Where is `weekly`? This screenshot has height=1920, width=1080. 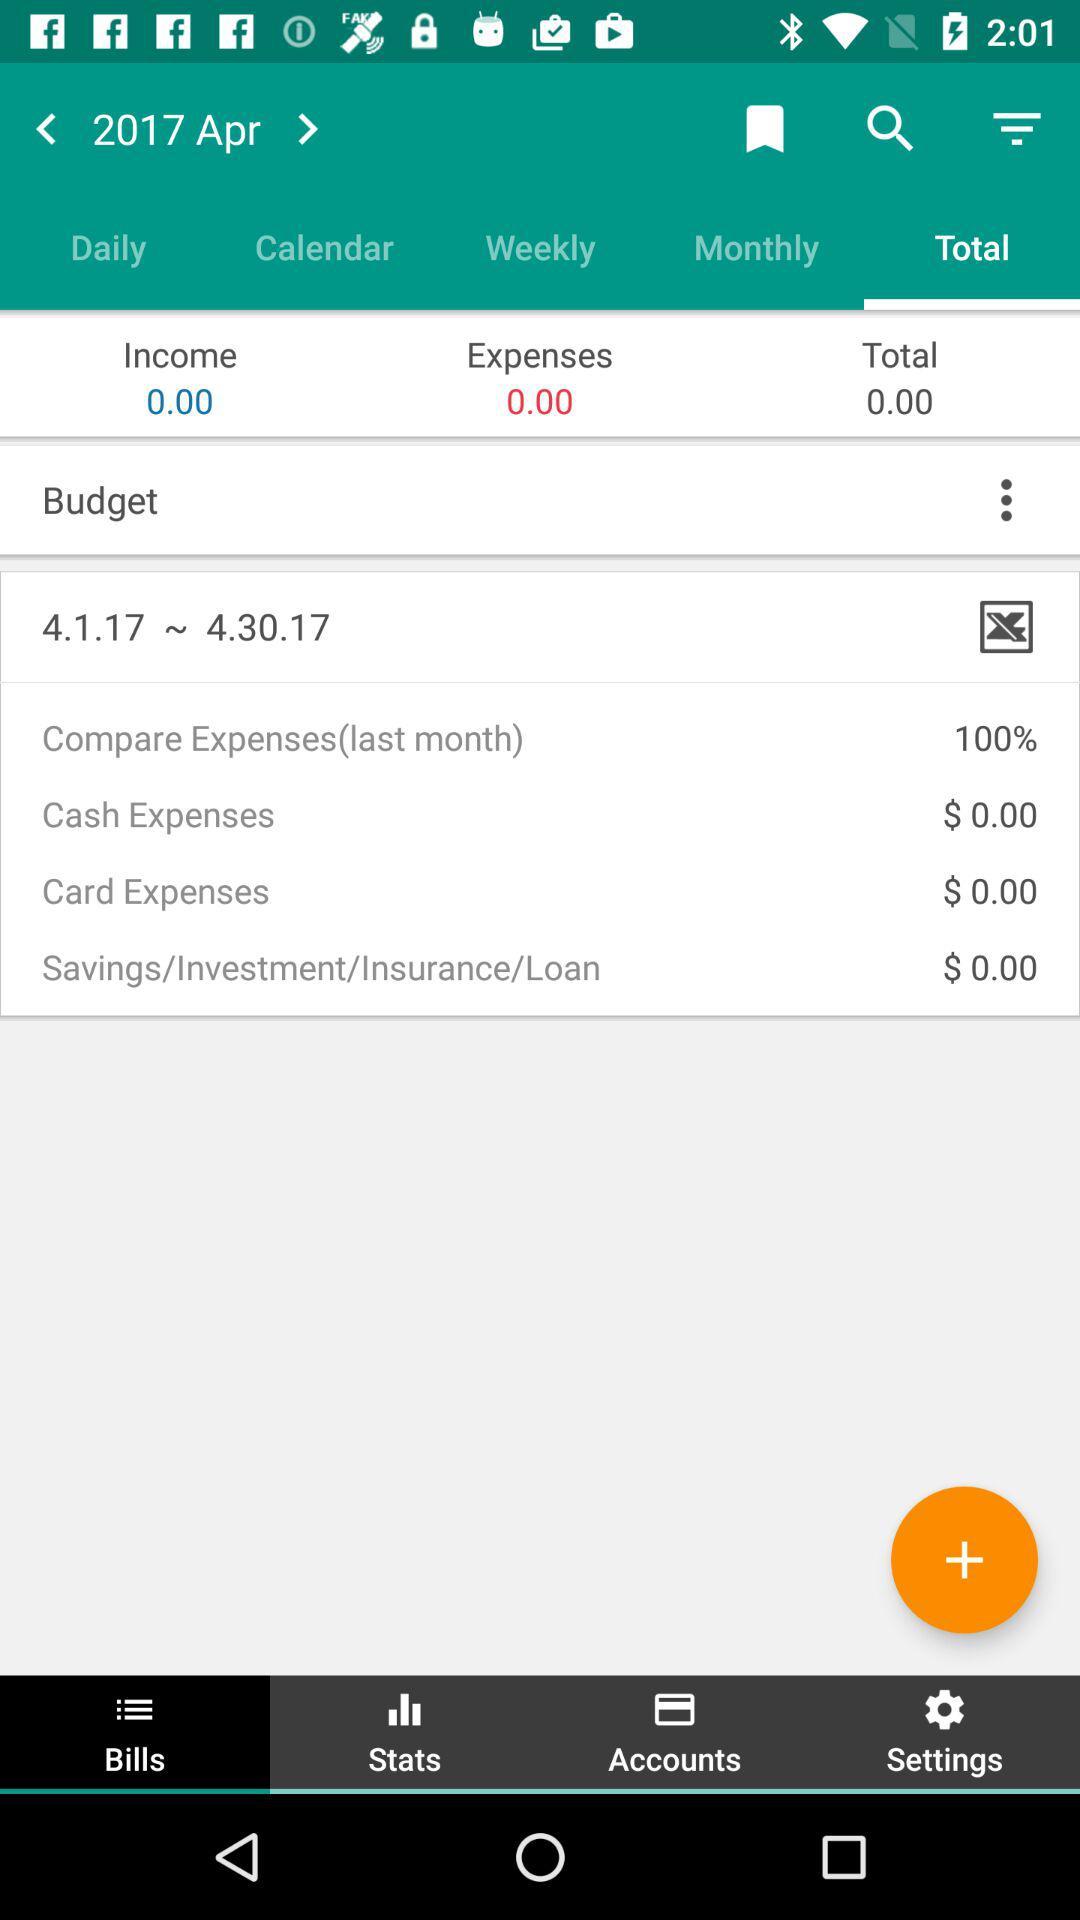
weekly is located at coordinates (540, 245).